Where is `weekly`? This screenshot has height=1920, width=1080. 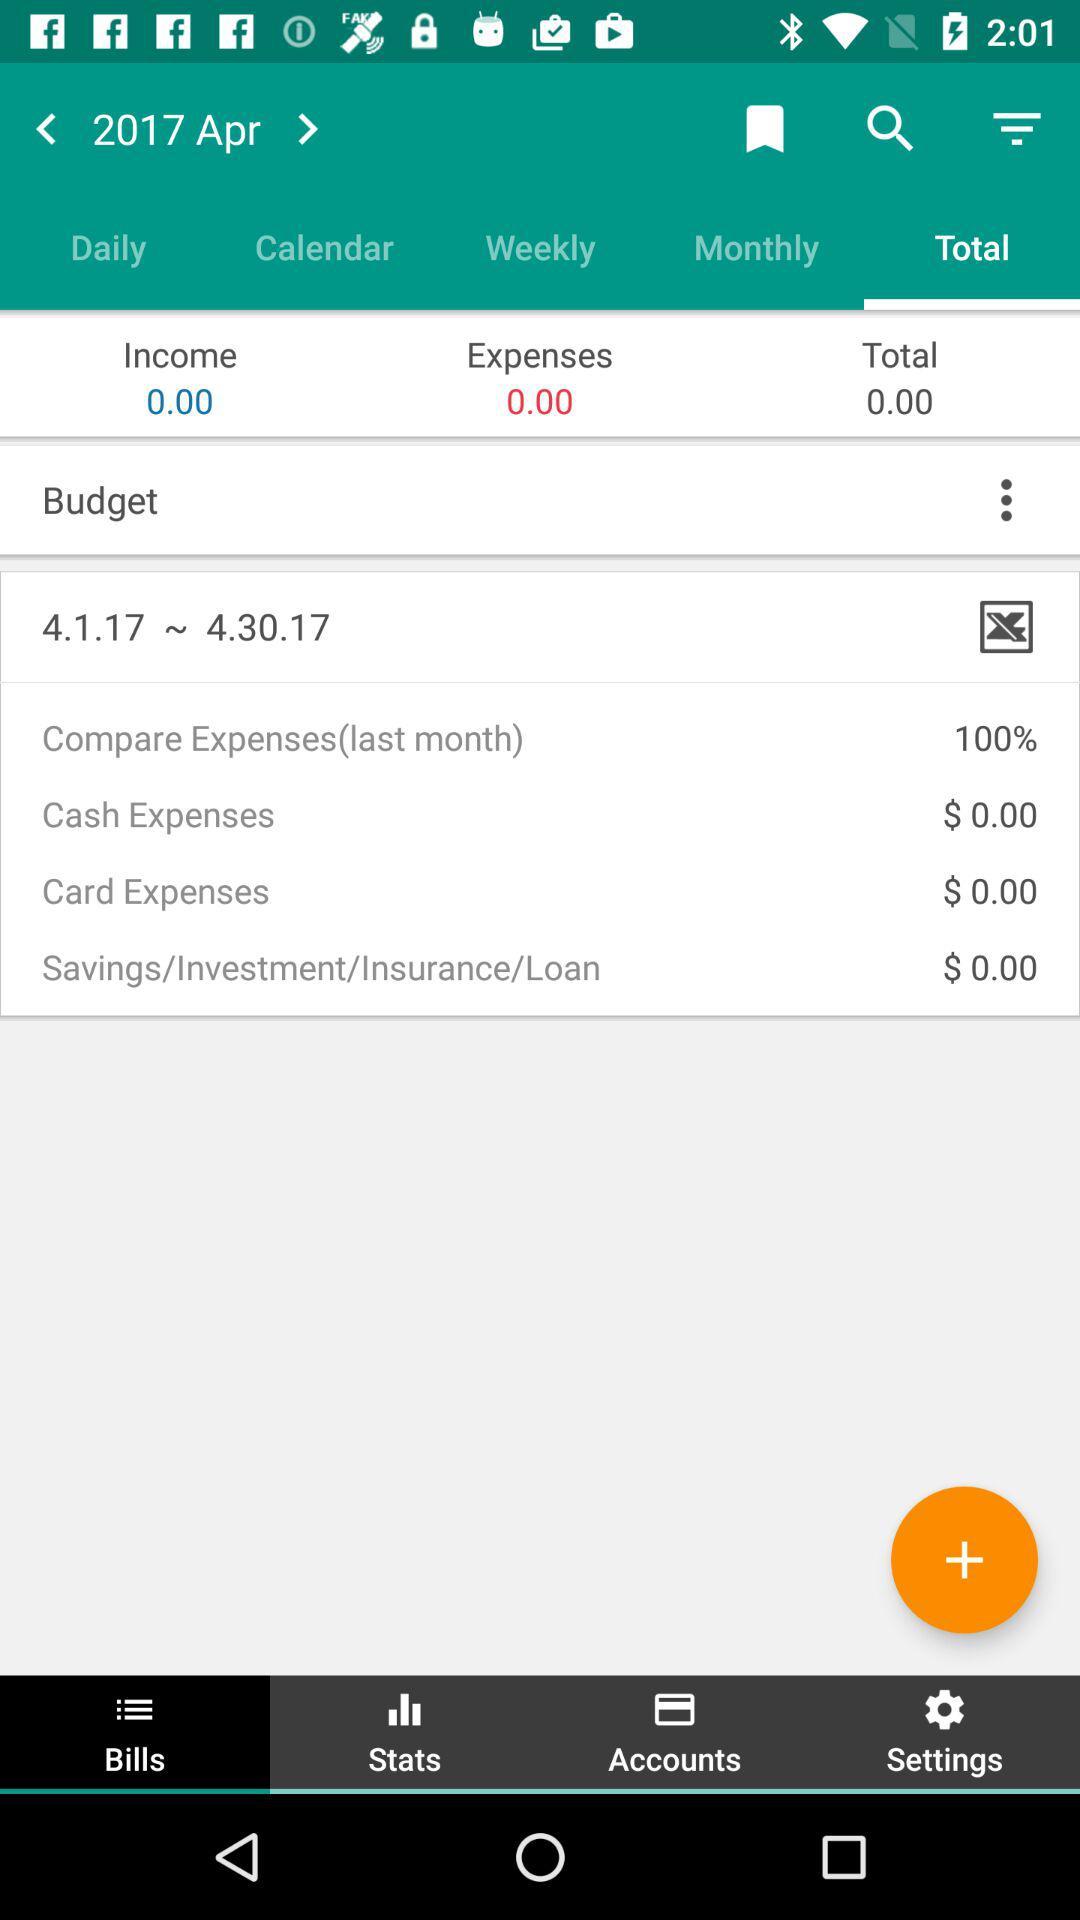
weekly is located at coordinates (540, 245).